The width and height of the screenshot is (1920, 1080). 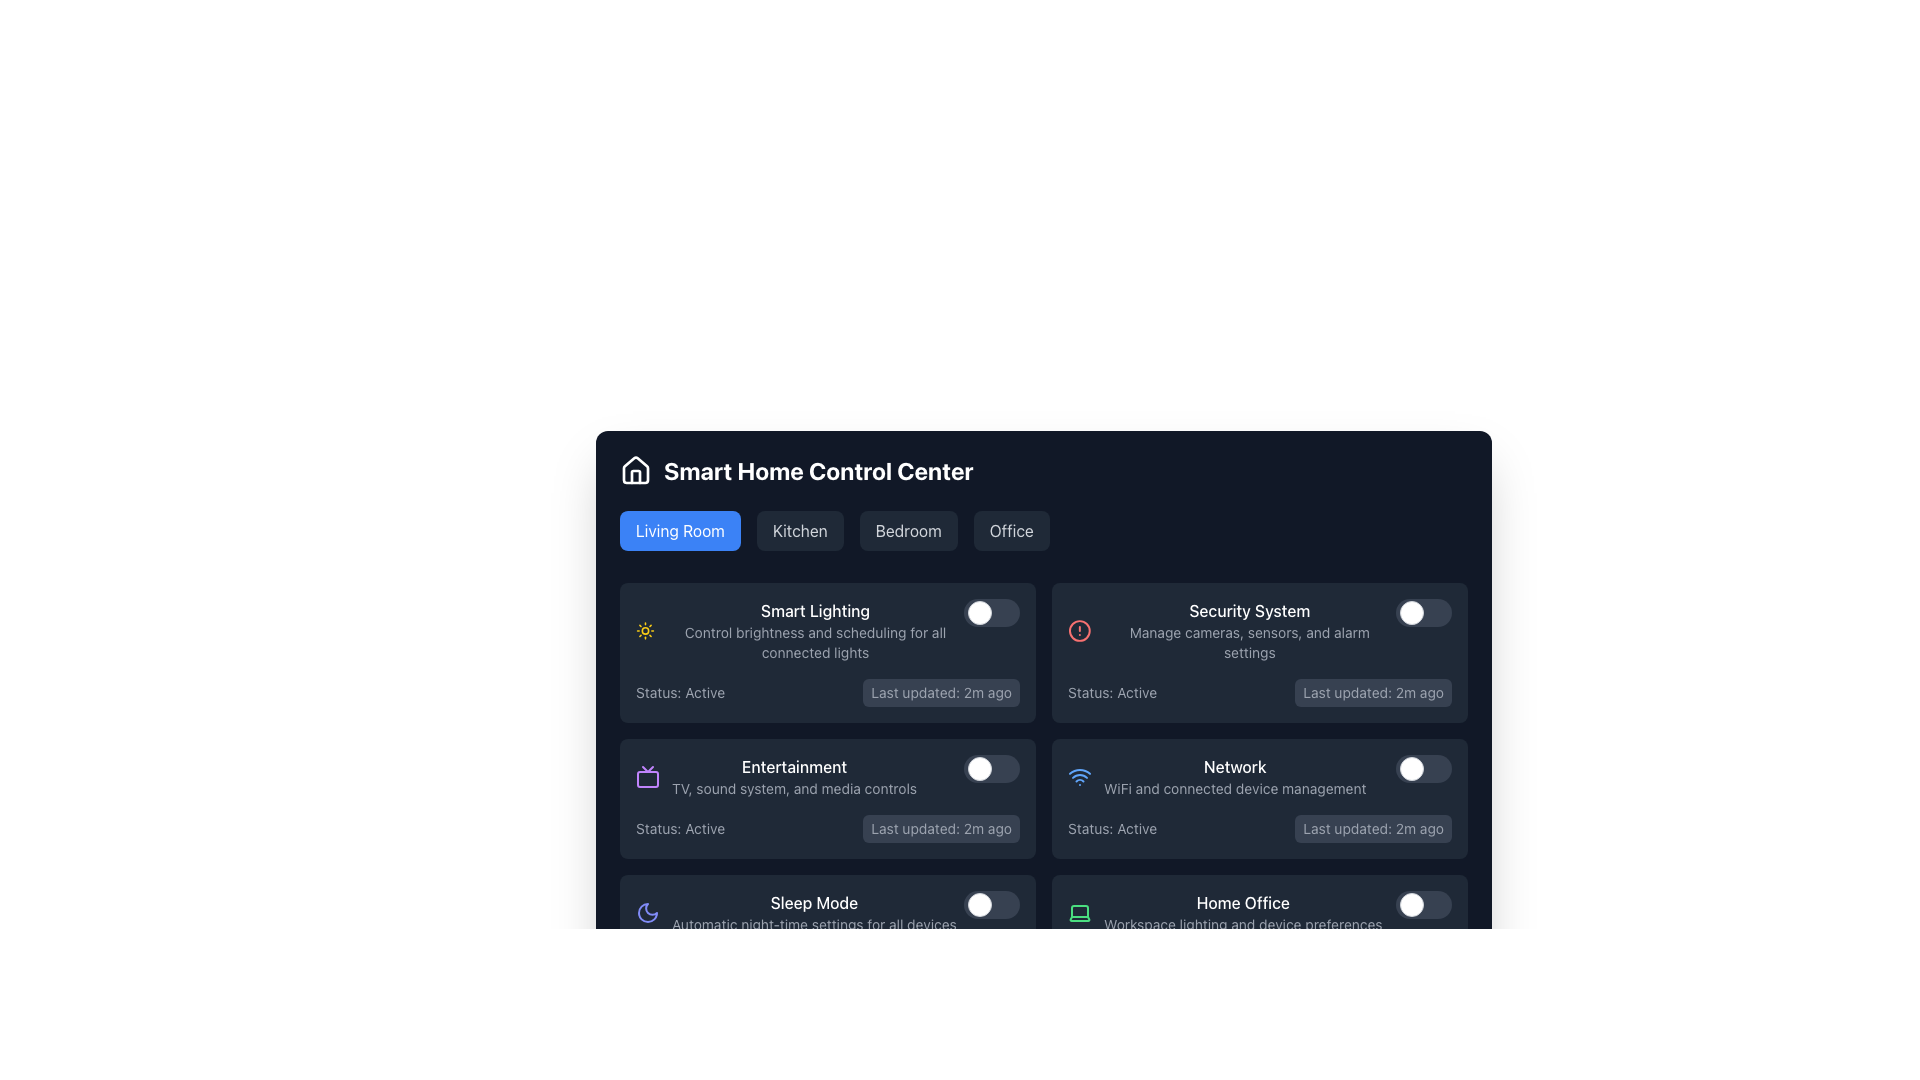 I want to click on the Informational text block for the 'Smart Lighting' control module, located in the upper-left portion of the grid layout, providing details about managing brightness and scheduling for connected lights, so click(x=815, y=631).